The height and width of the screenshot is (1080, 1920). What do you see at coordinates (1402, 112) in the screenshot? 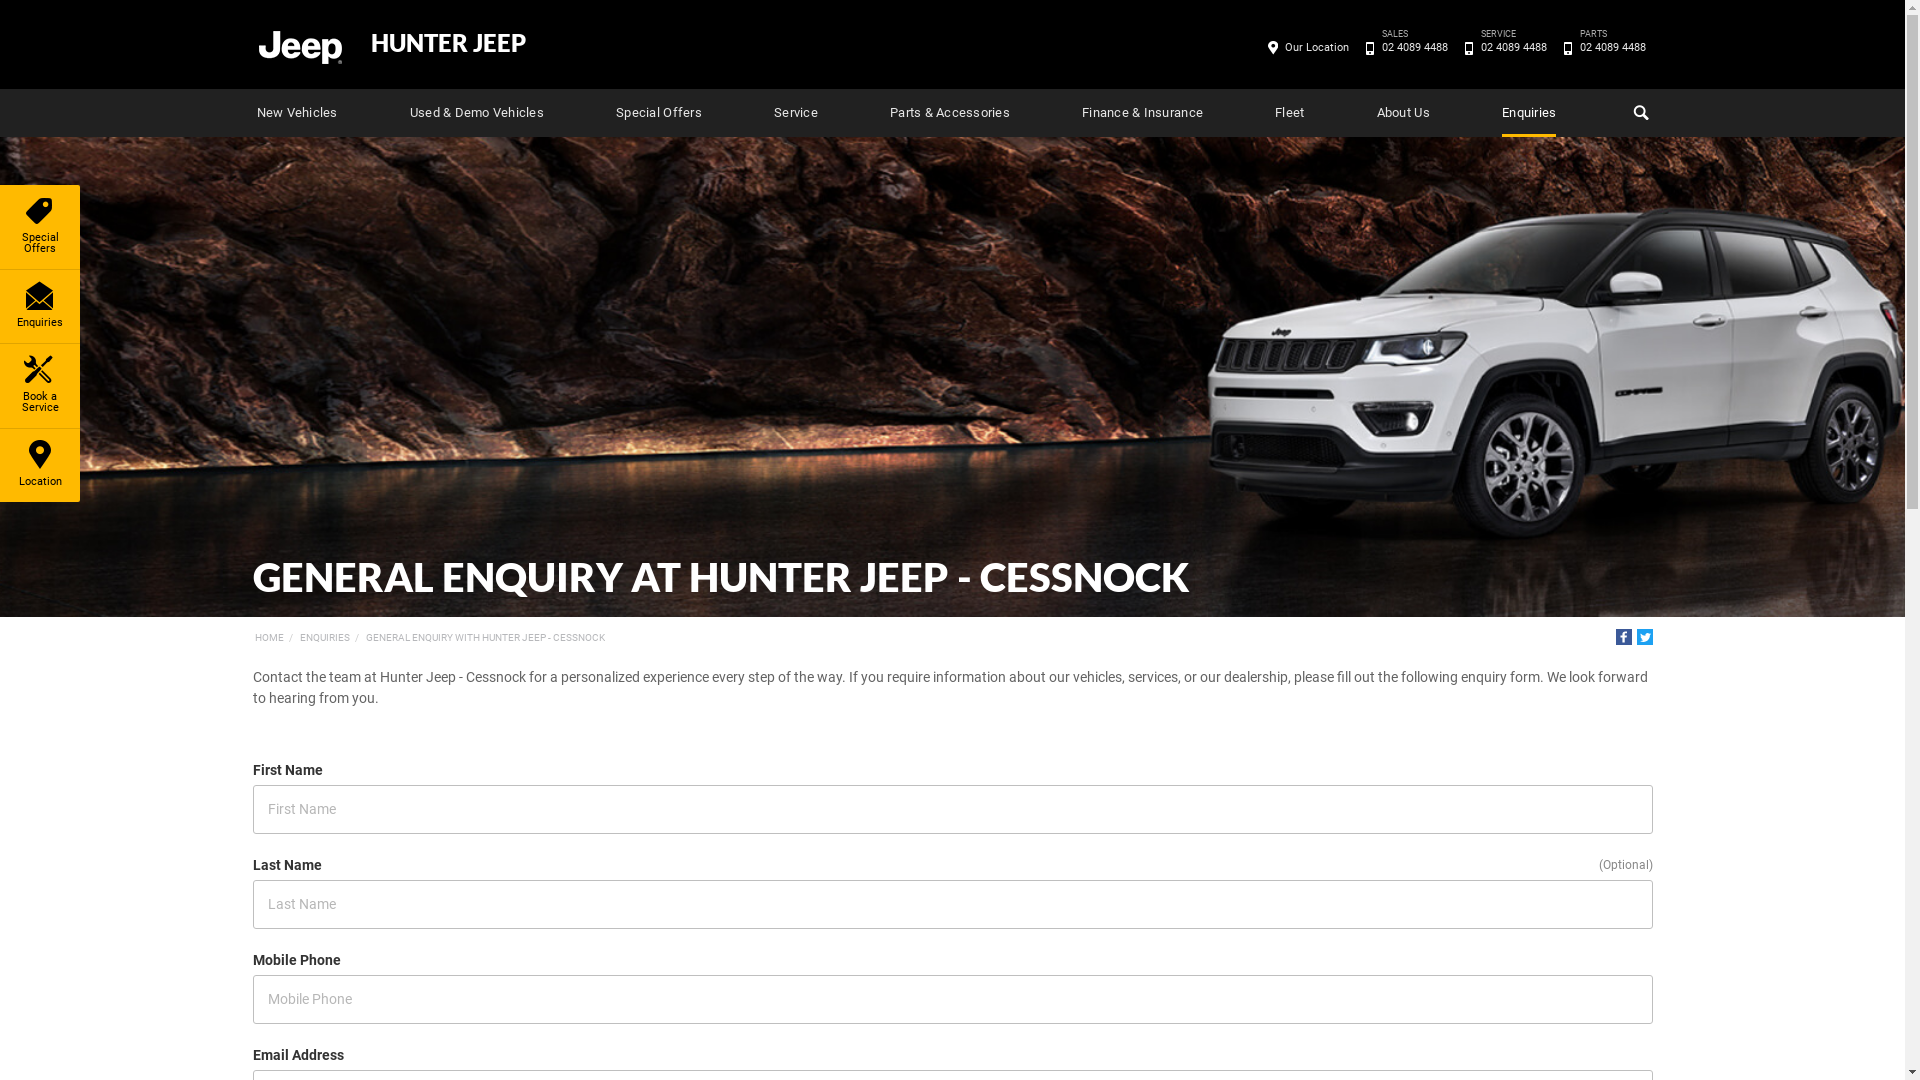
I see `'About Us'` at bounding box center [1402, 112].